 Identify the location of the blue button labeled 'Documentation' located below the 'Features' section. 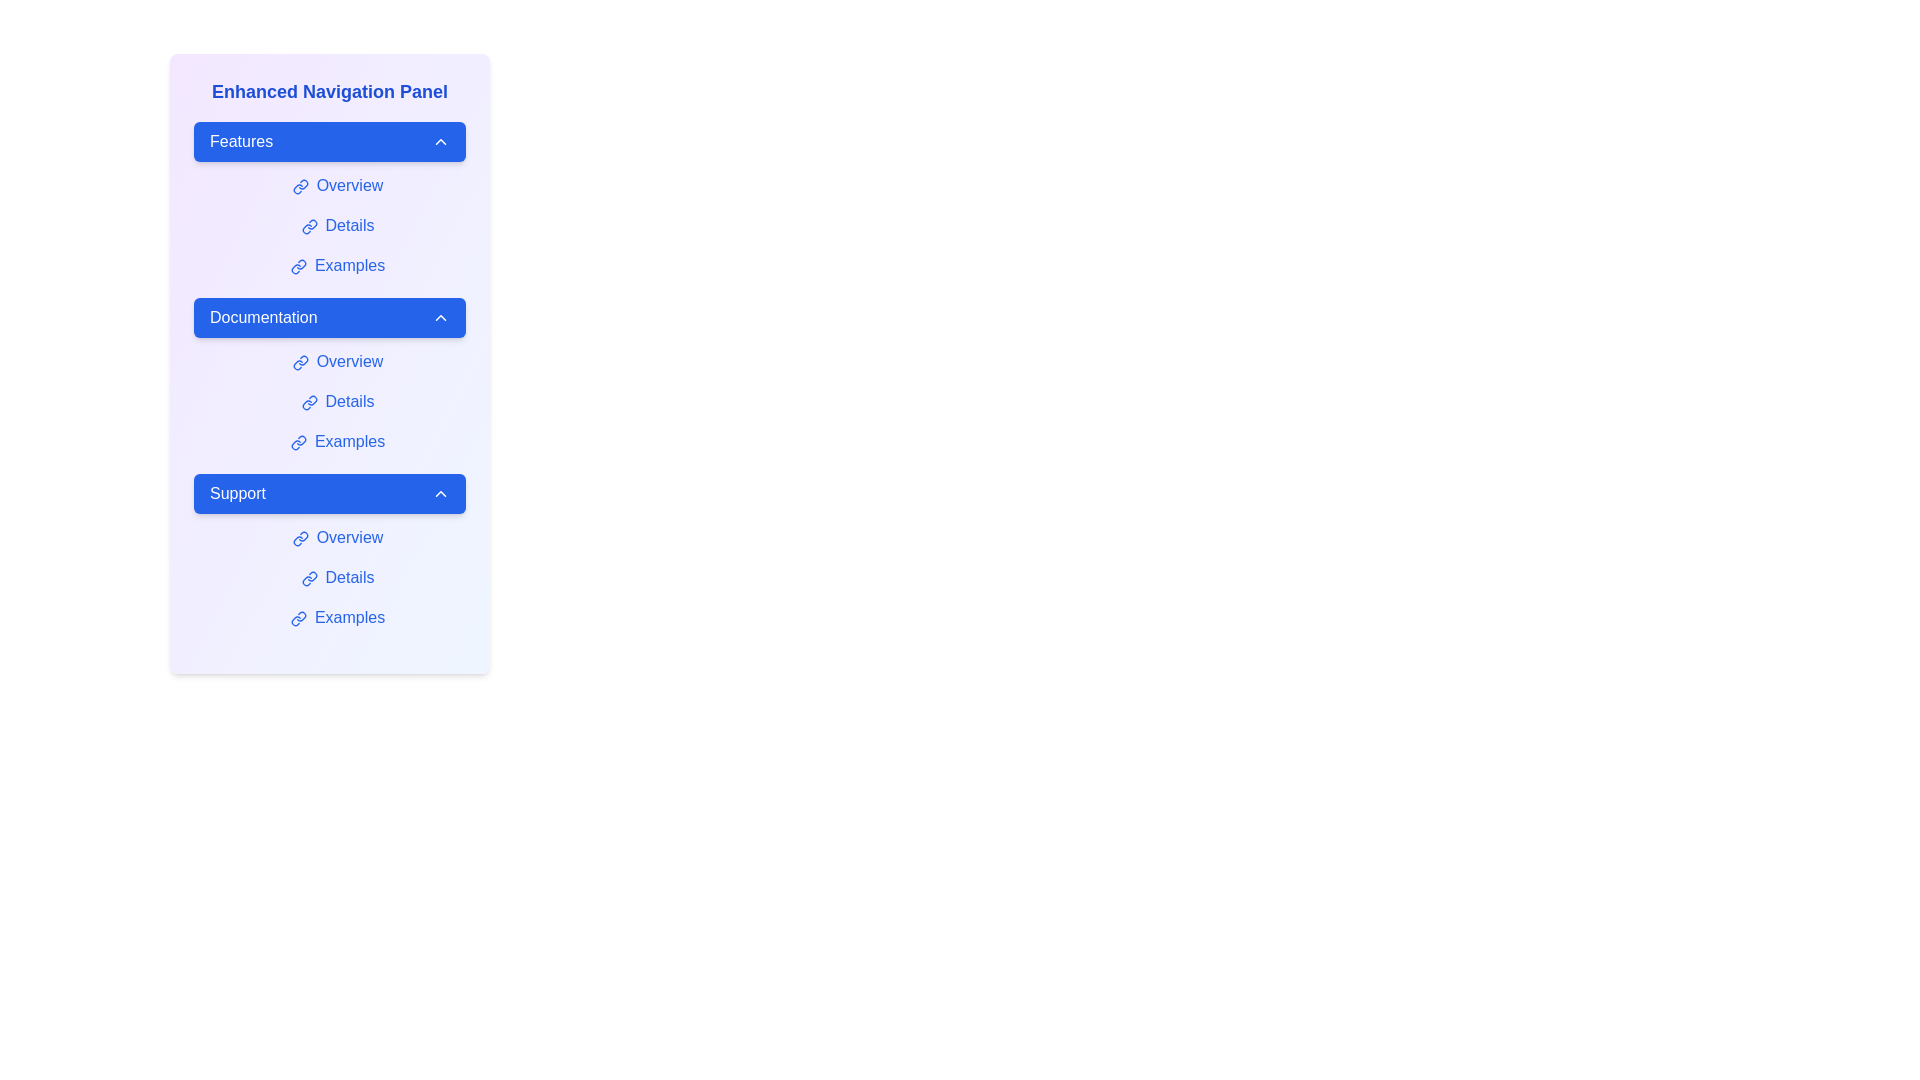
(330, 316).